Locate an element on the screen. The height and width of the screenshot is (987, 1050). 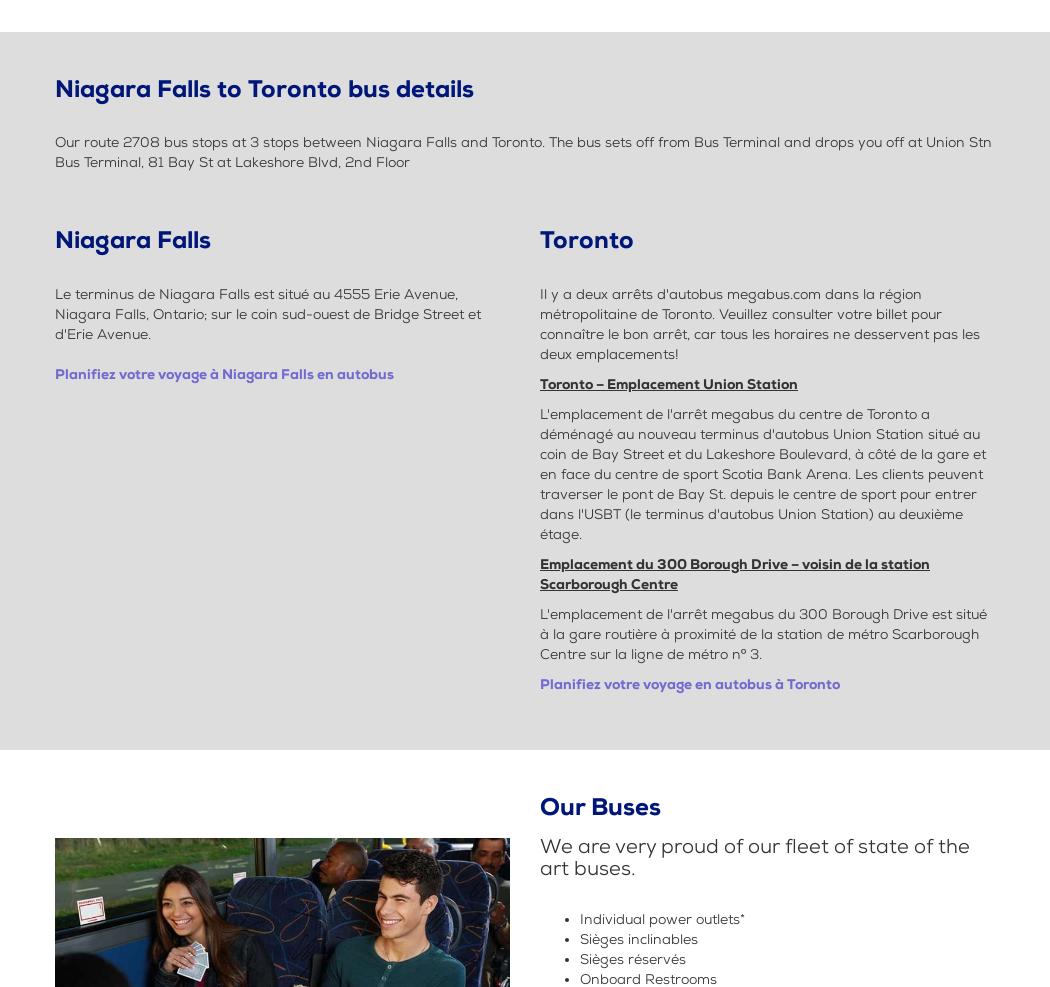
'Il y a deux arrêts d'autobus megabus.com dans la région métropolitaine de Toronto. Veuillez consulter votre billet pour connaître le bon arrêt, car tous les horaires ne desservent pas les deux emplacements!' is located at coordinates (540, 322).